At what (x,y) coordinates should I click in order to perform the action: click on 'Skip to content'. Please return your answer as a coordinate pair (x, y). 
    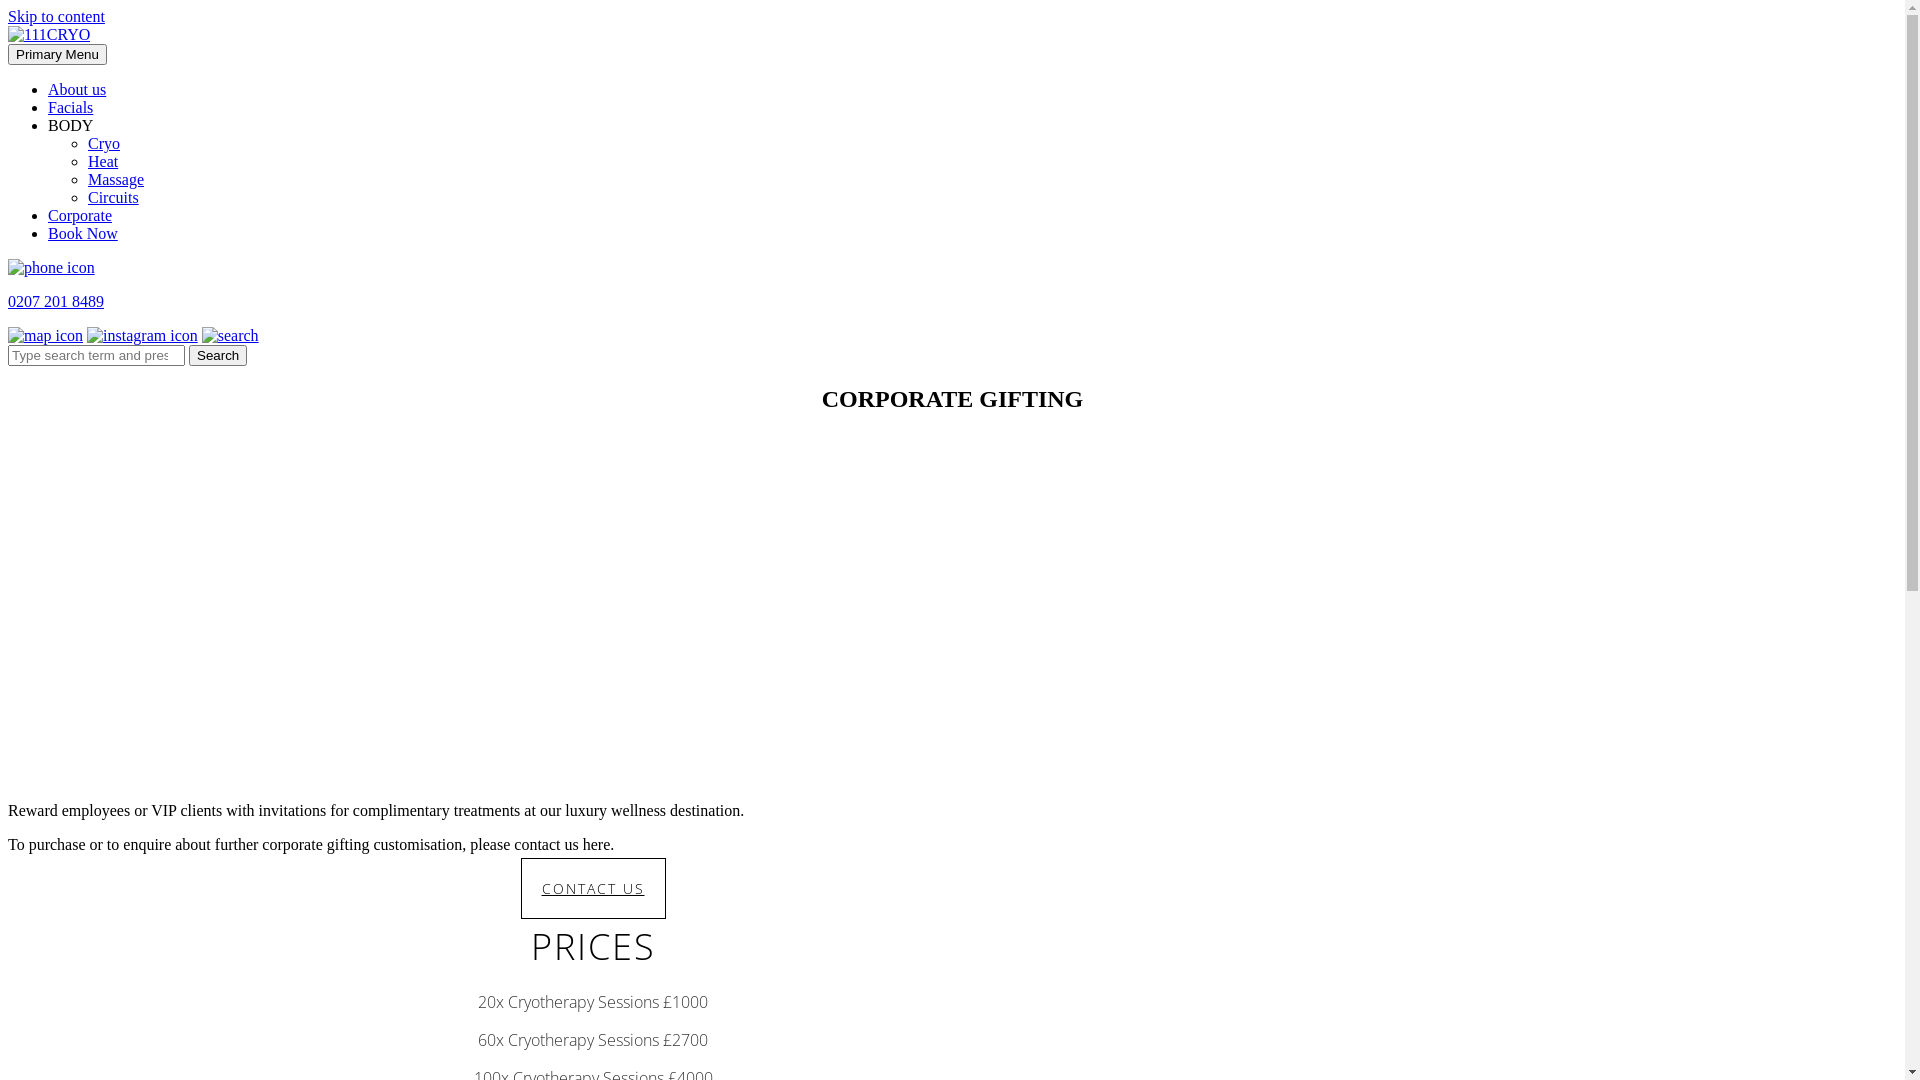
    Looking at the image, I should click on (8, 16).